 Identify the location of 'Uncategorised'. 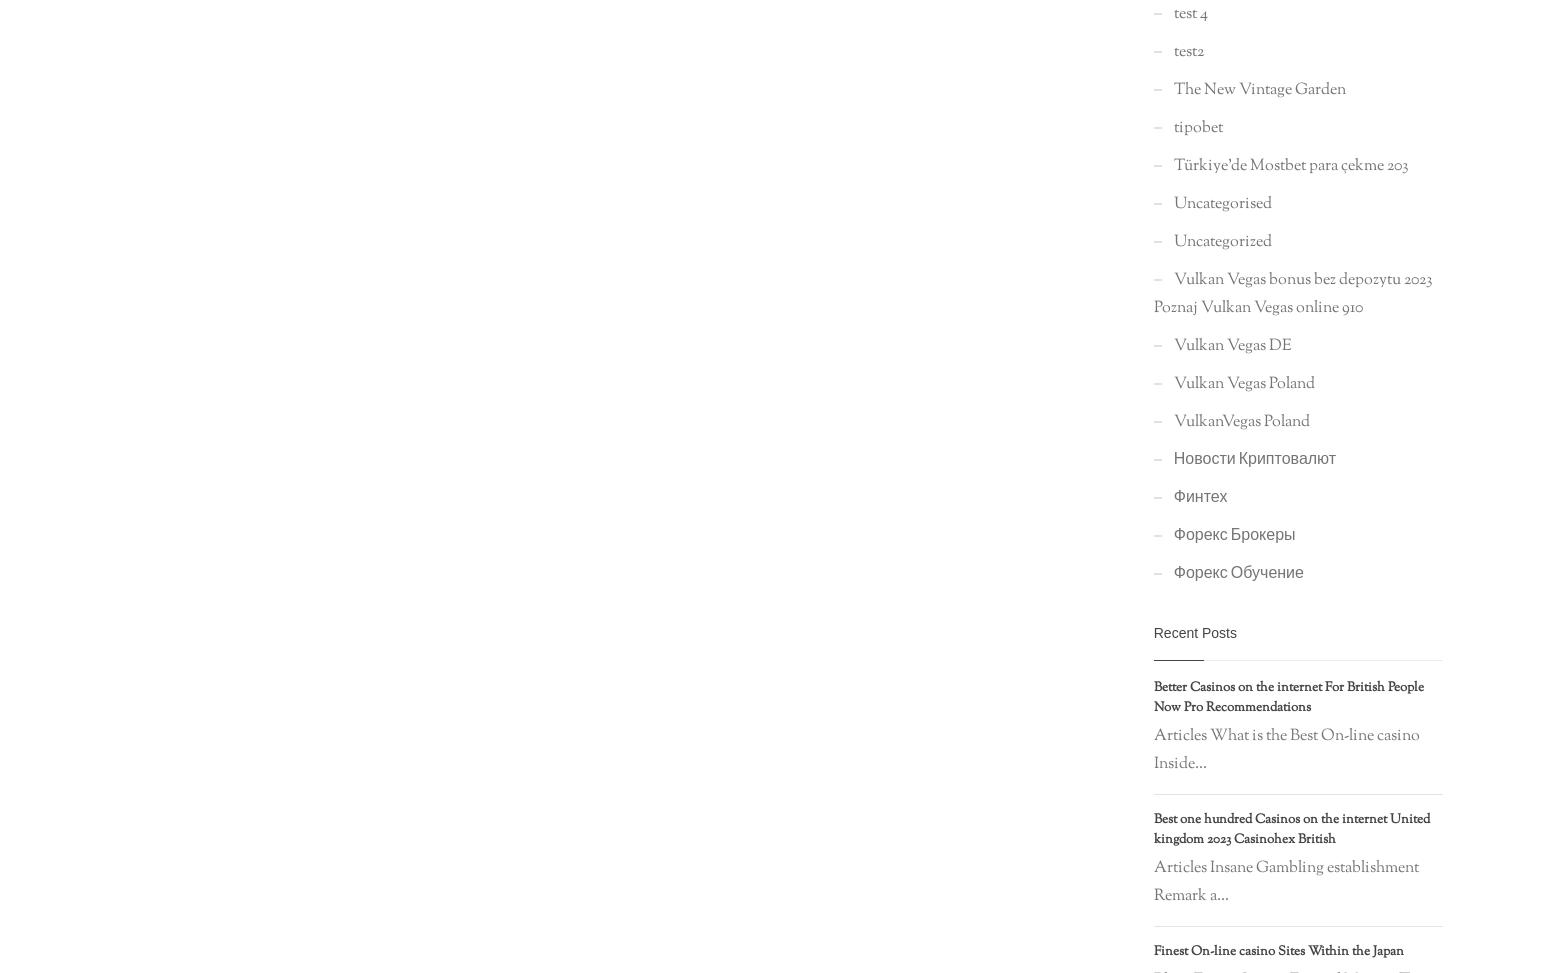
(1222, 203).